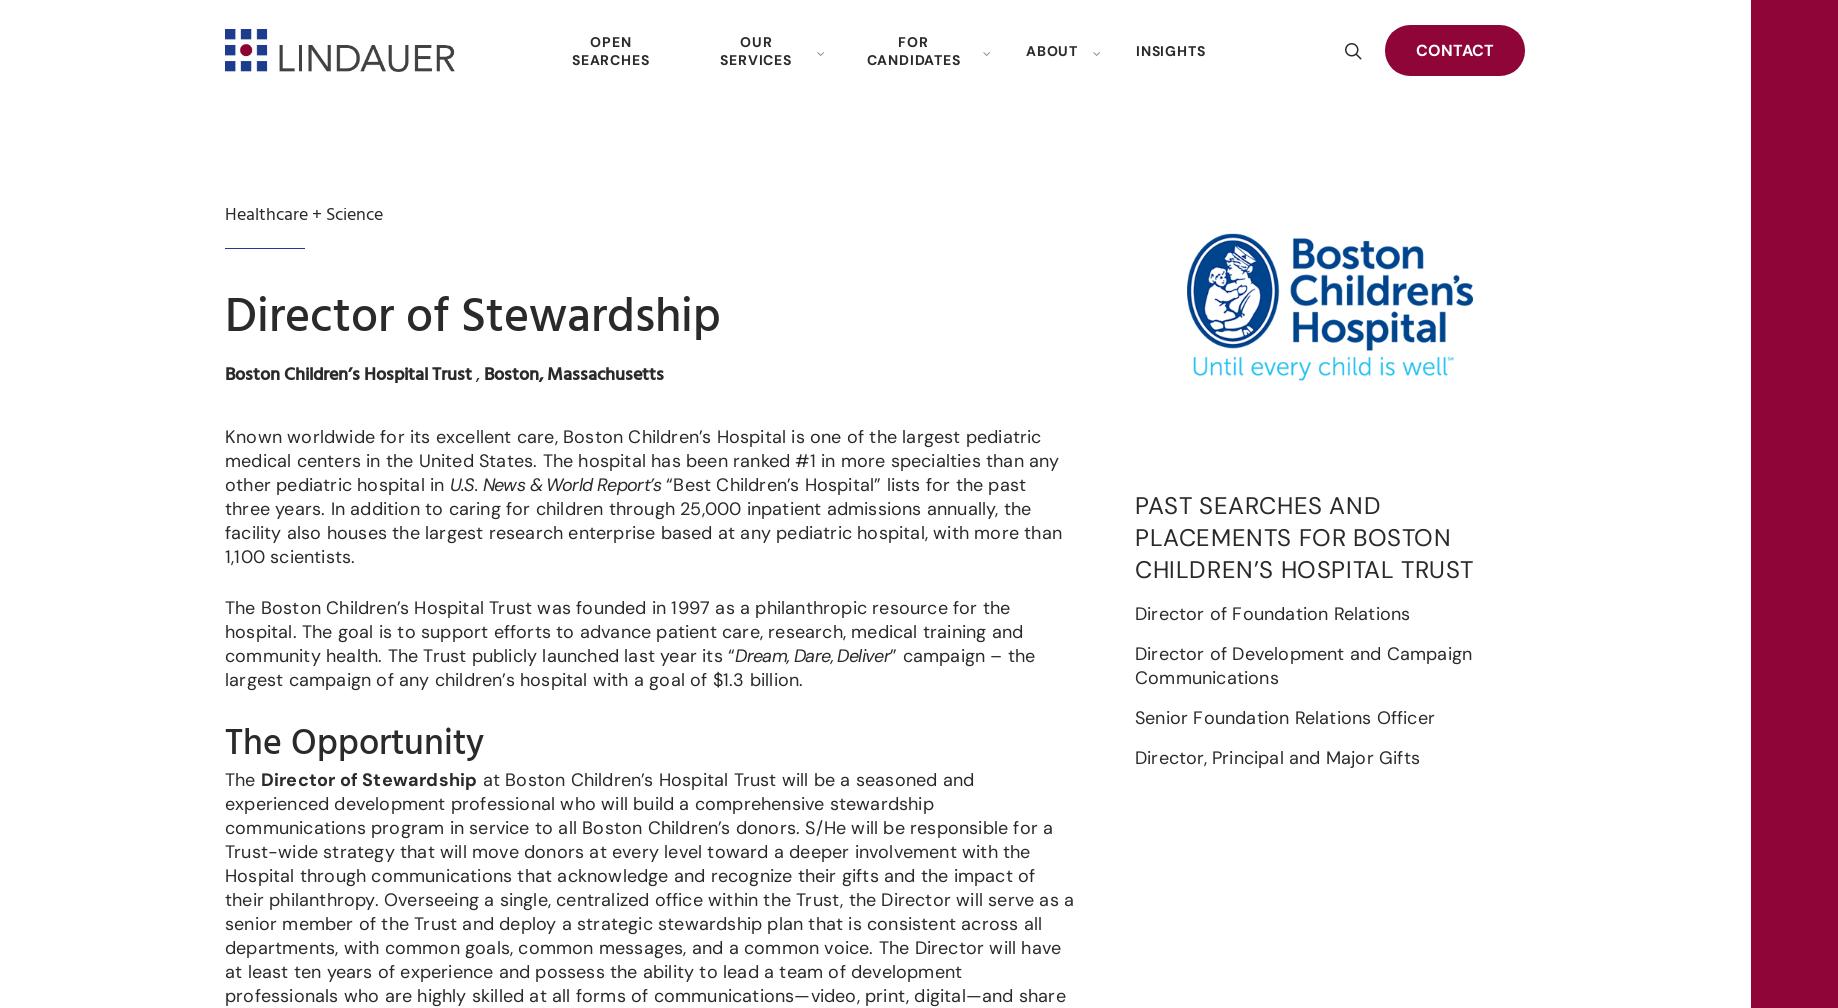  What do you see at coordinates (303, 214) in the screenshot?
I see `'Healthcare + Science'` at bounding box center [303, 214].